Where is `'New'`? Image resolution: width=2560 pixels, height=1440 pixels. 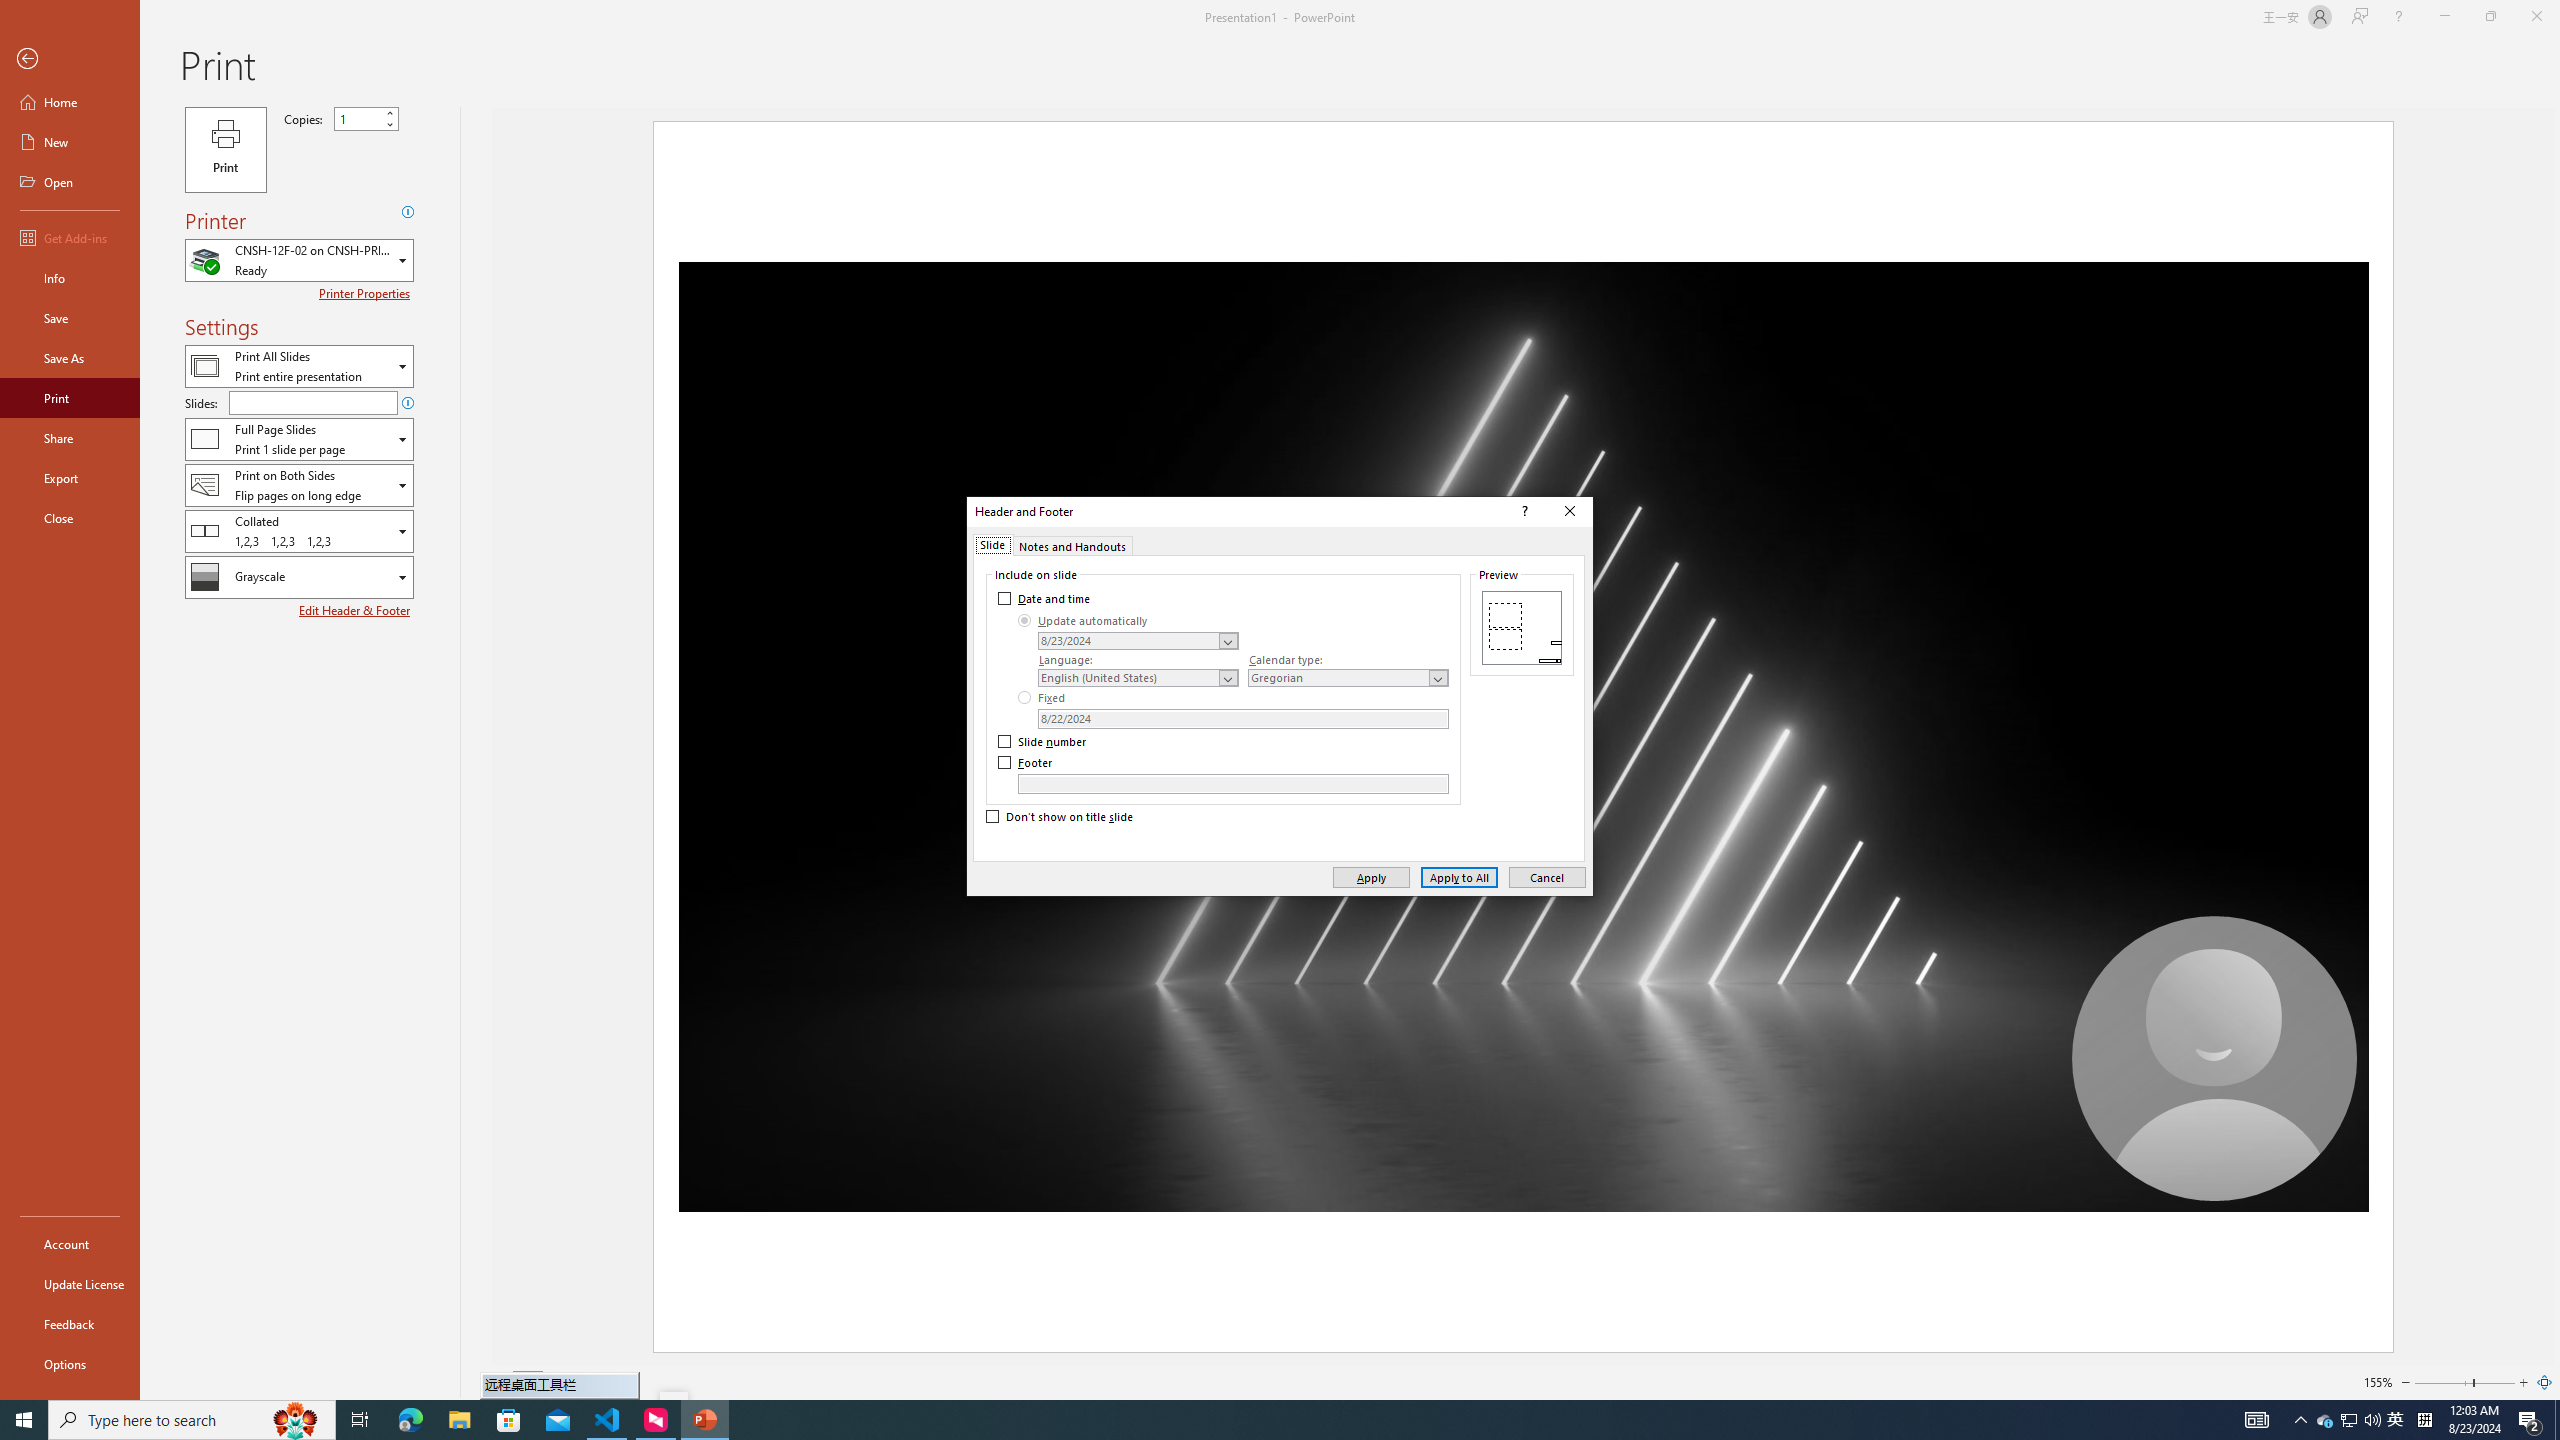 'New' is located at coordinates (69, 141).